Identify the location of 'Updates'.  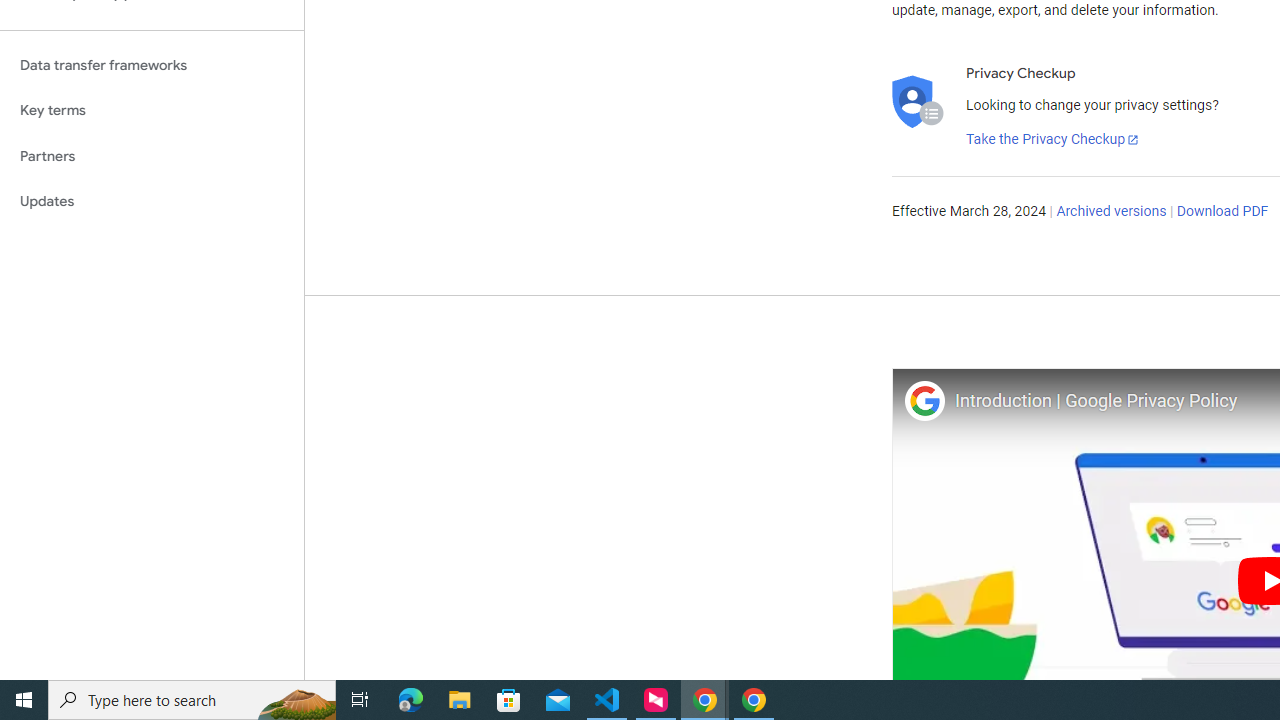
(151, 201).